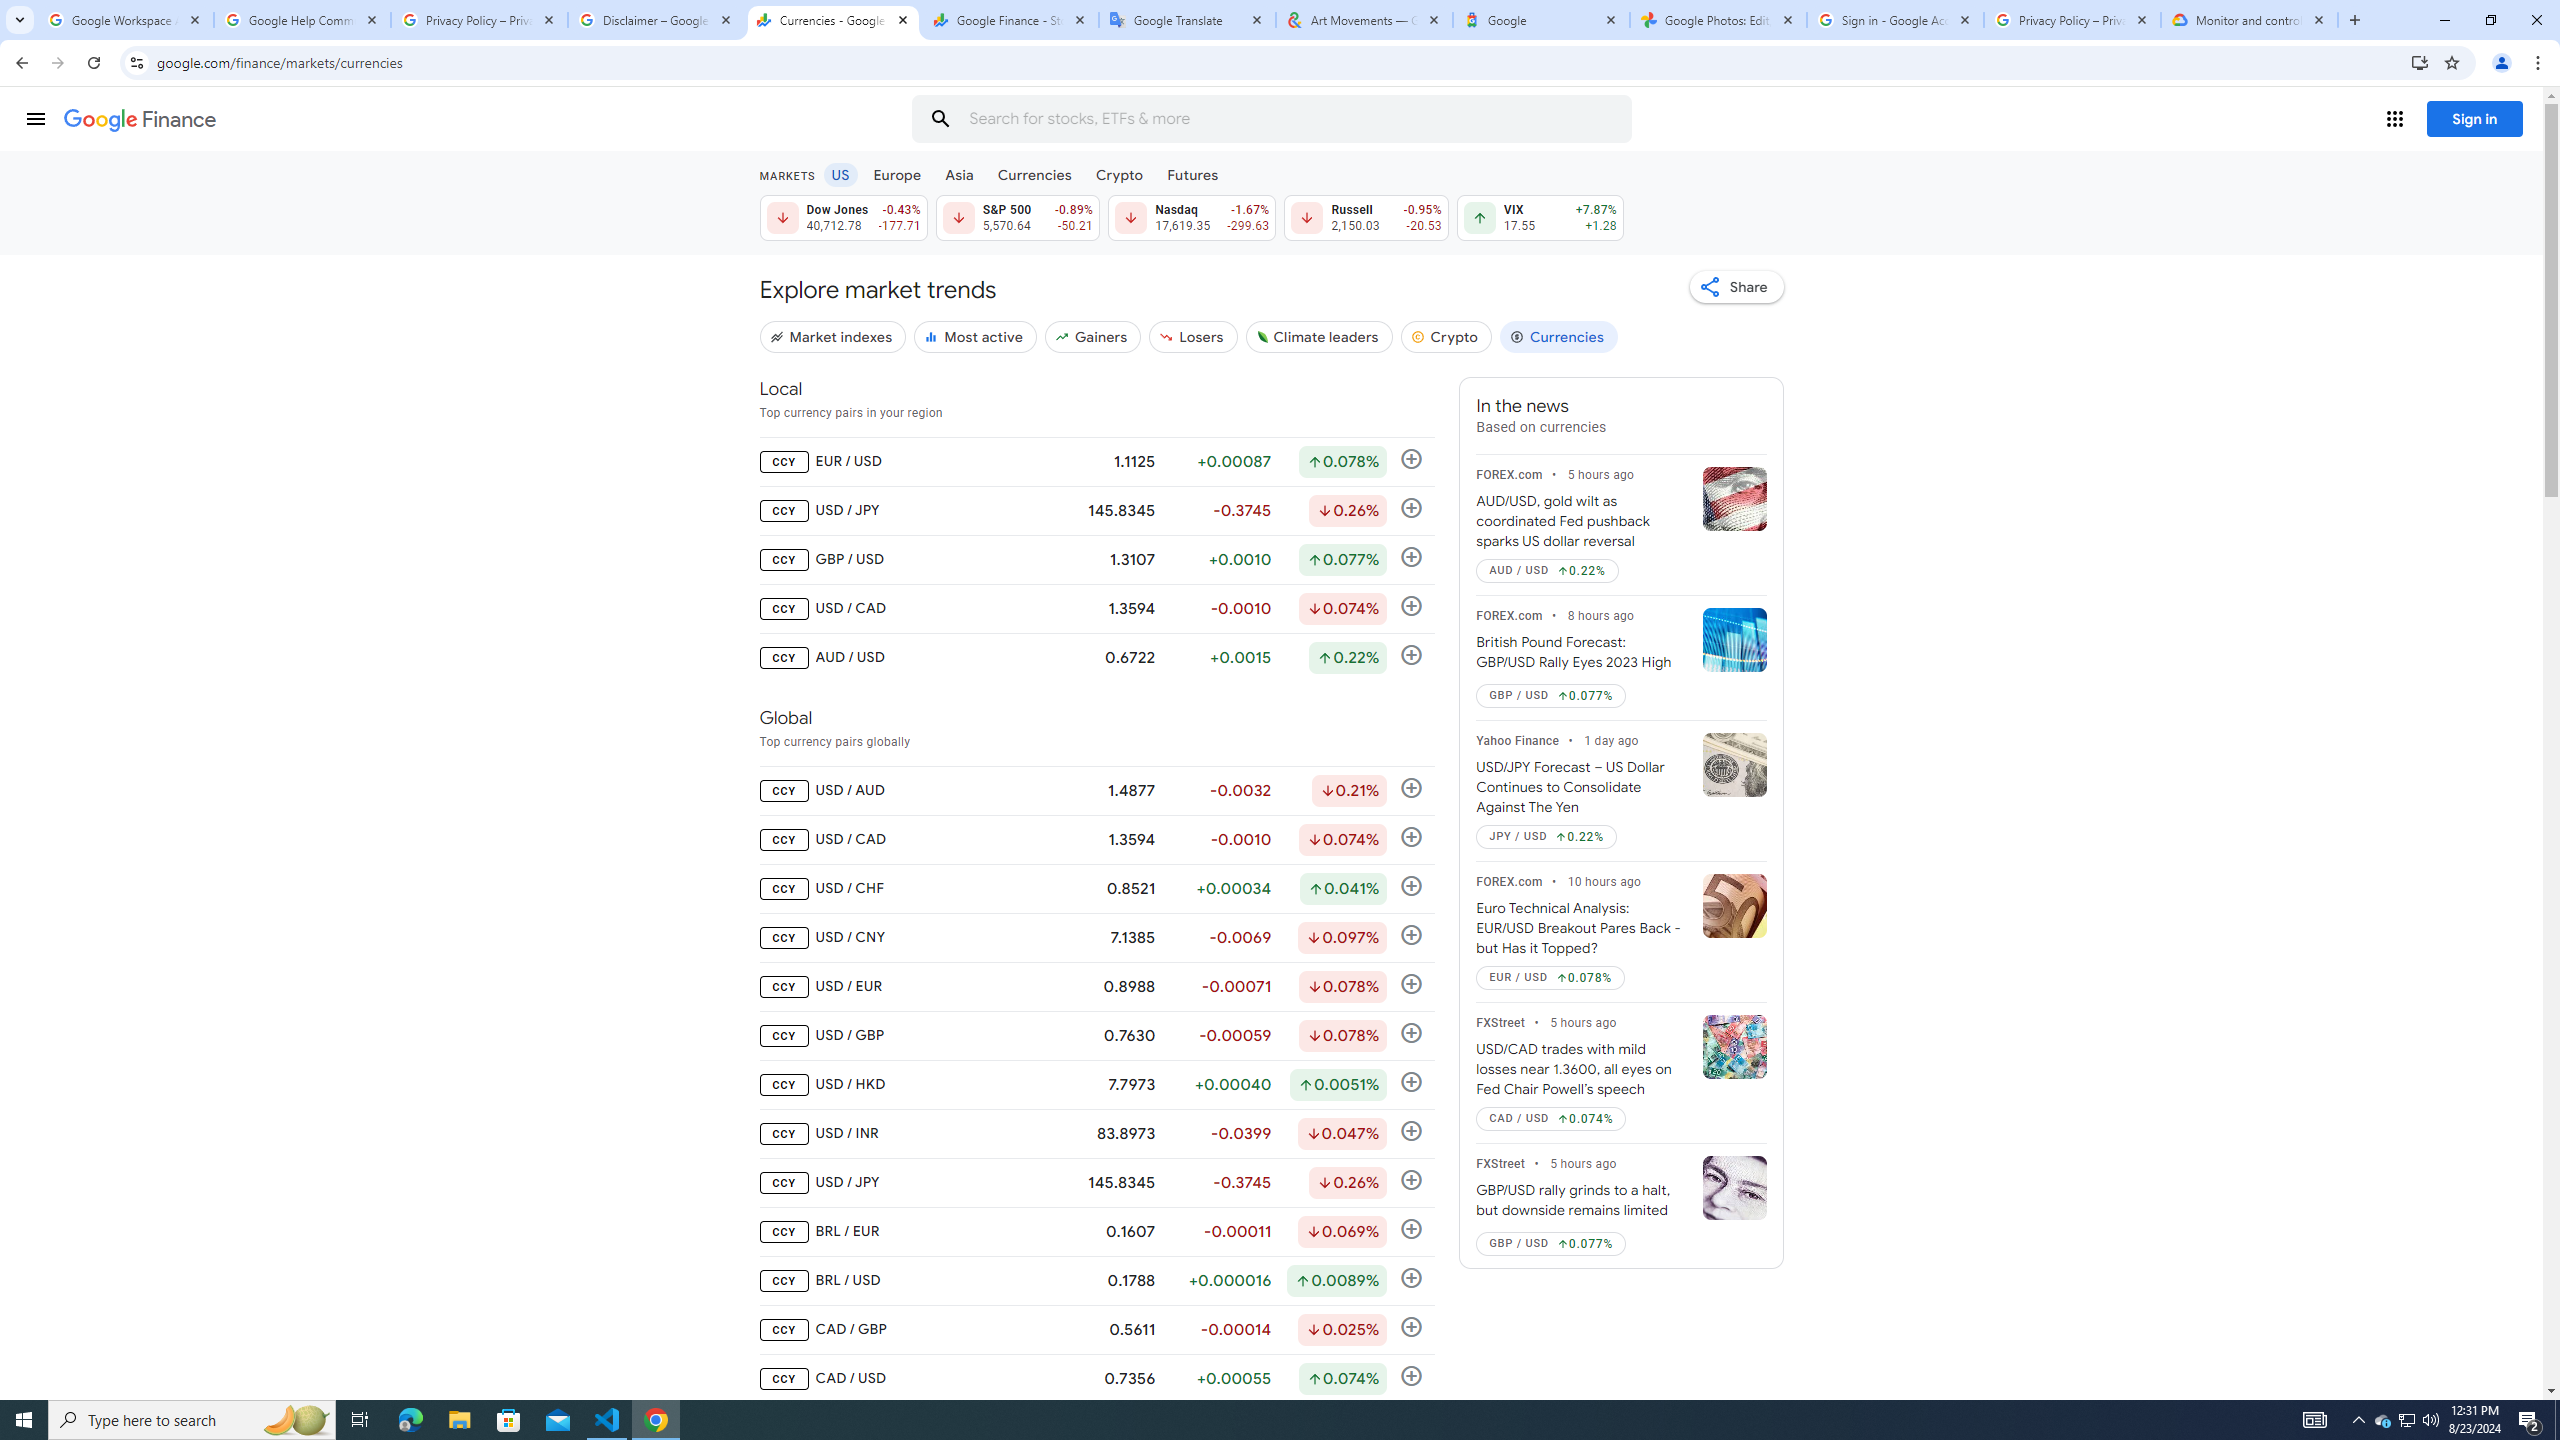 The height and width of the screenshot is (1440, 2560). What do you see at coordinates (1096, 1378) in the screenshot?
I see `'CCY CAD / USD 0.7354 +0.00040 Up by 0.074% Follow'` at bounding box center [1096, 1378].